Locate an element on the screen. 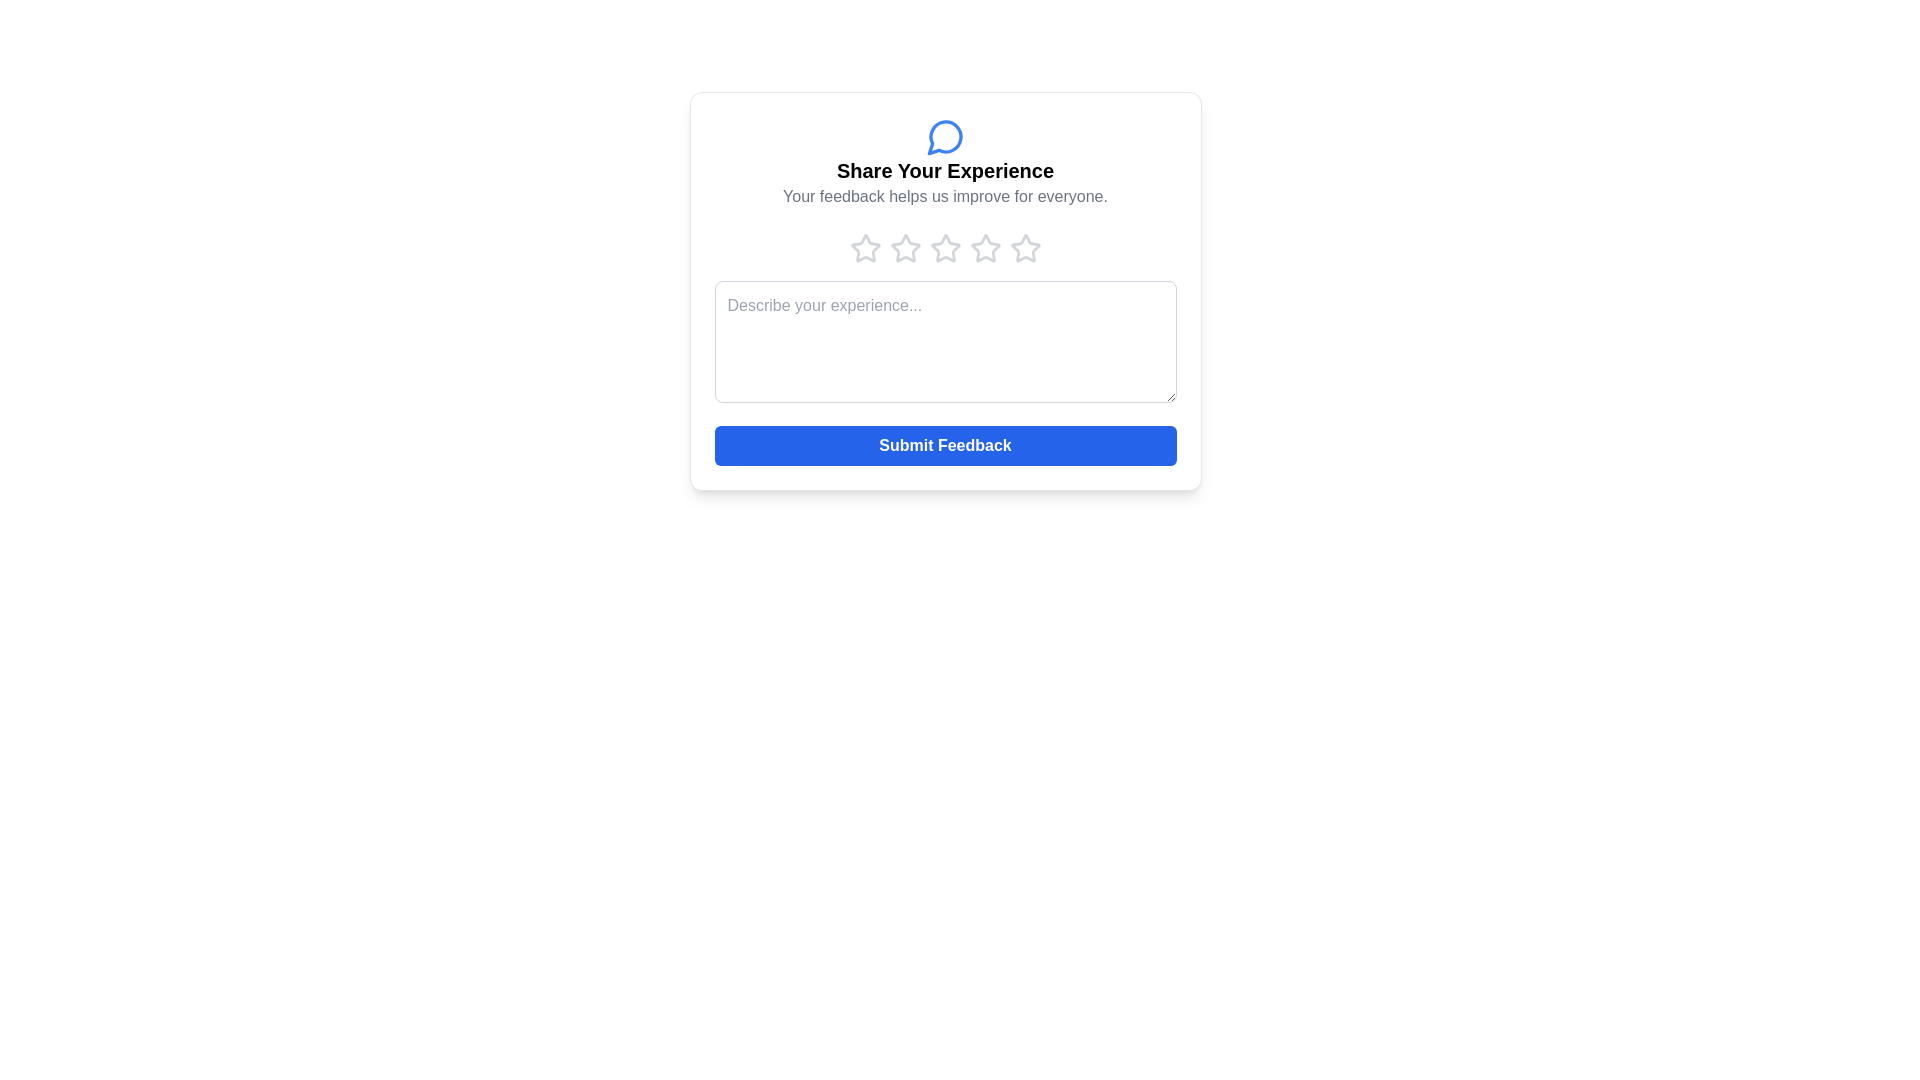 The height and width of the screenshot is (1080, 1920). the fifth star icon in the five-star rating system is located at coordinates (1025, 248).